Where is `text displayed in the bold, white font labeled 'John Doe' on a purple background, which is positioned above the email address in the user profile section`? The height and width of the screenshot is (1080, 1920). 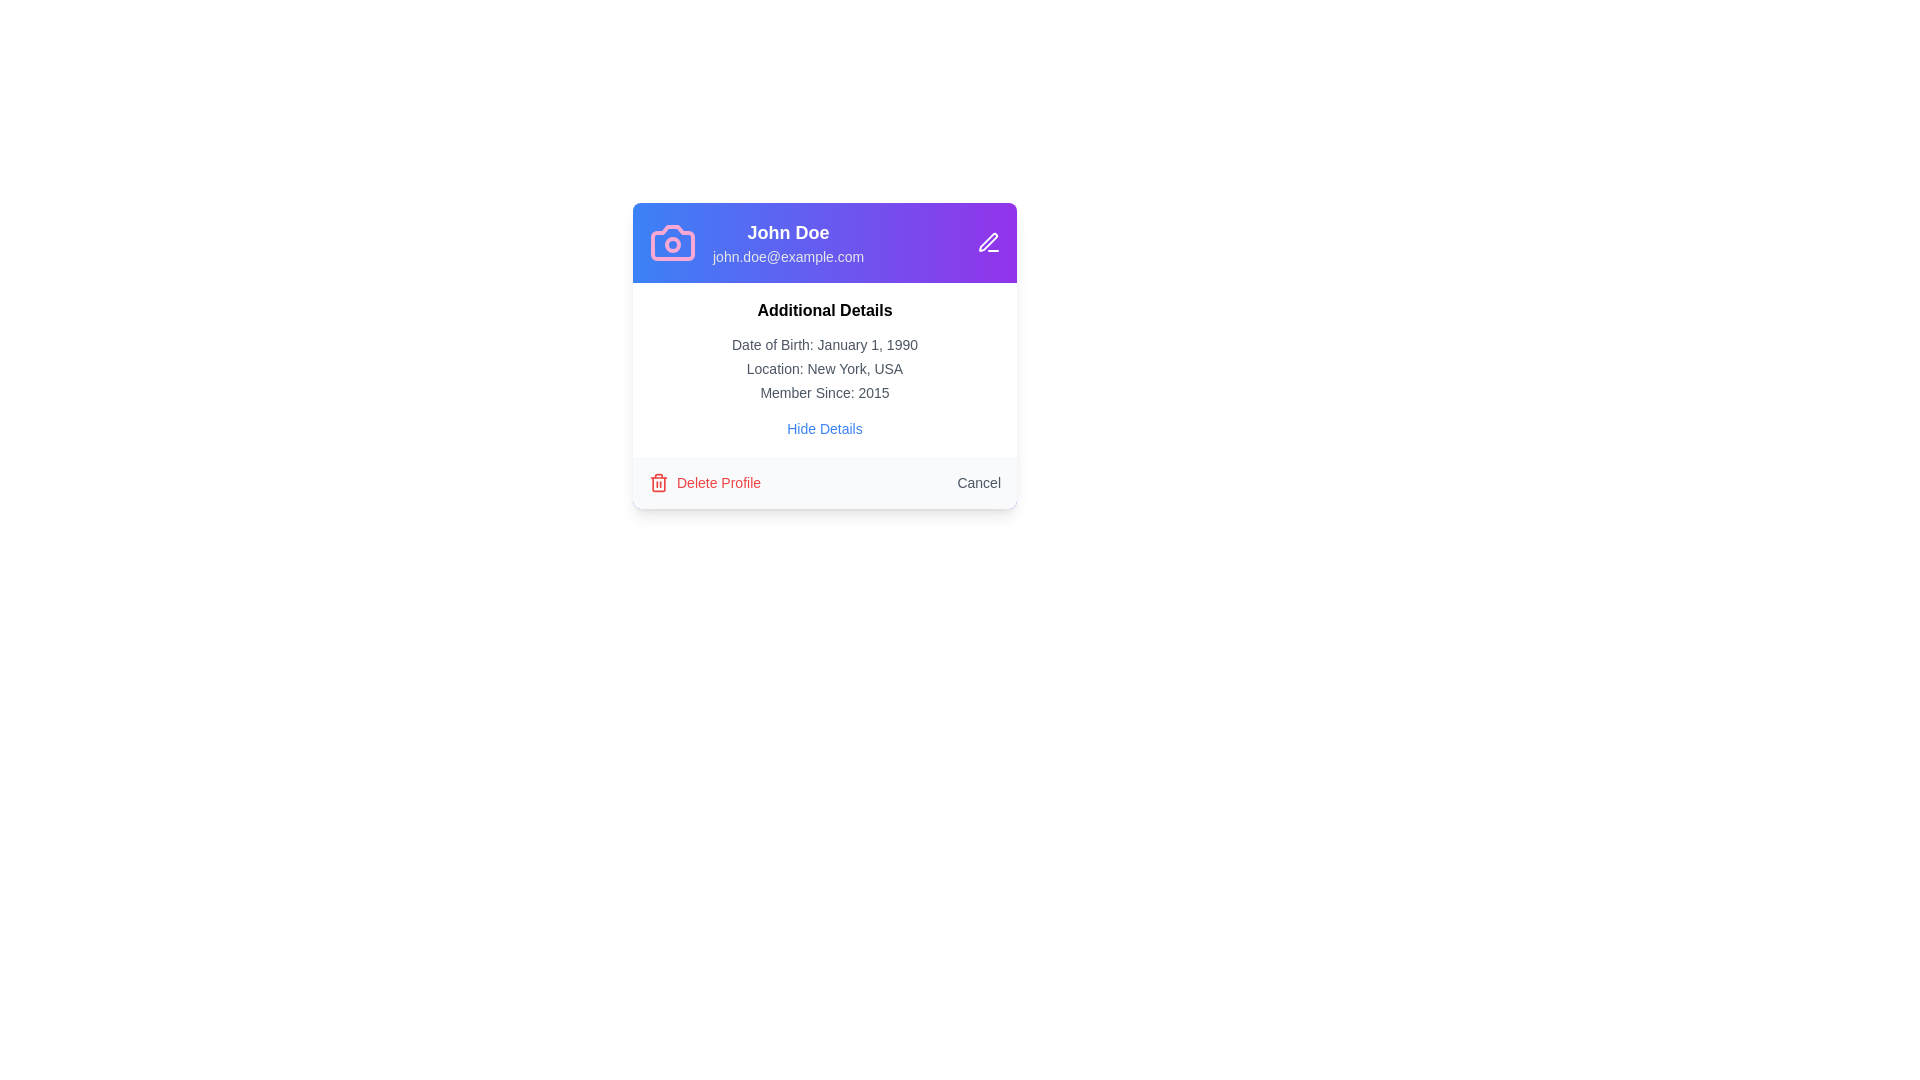
text displayed in the bold, white font labeled 'John Doe' on a purple background, which is positioned above the email address in the user profile section is located at coordinates (787, 231).